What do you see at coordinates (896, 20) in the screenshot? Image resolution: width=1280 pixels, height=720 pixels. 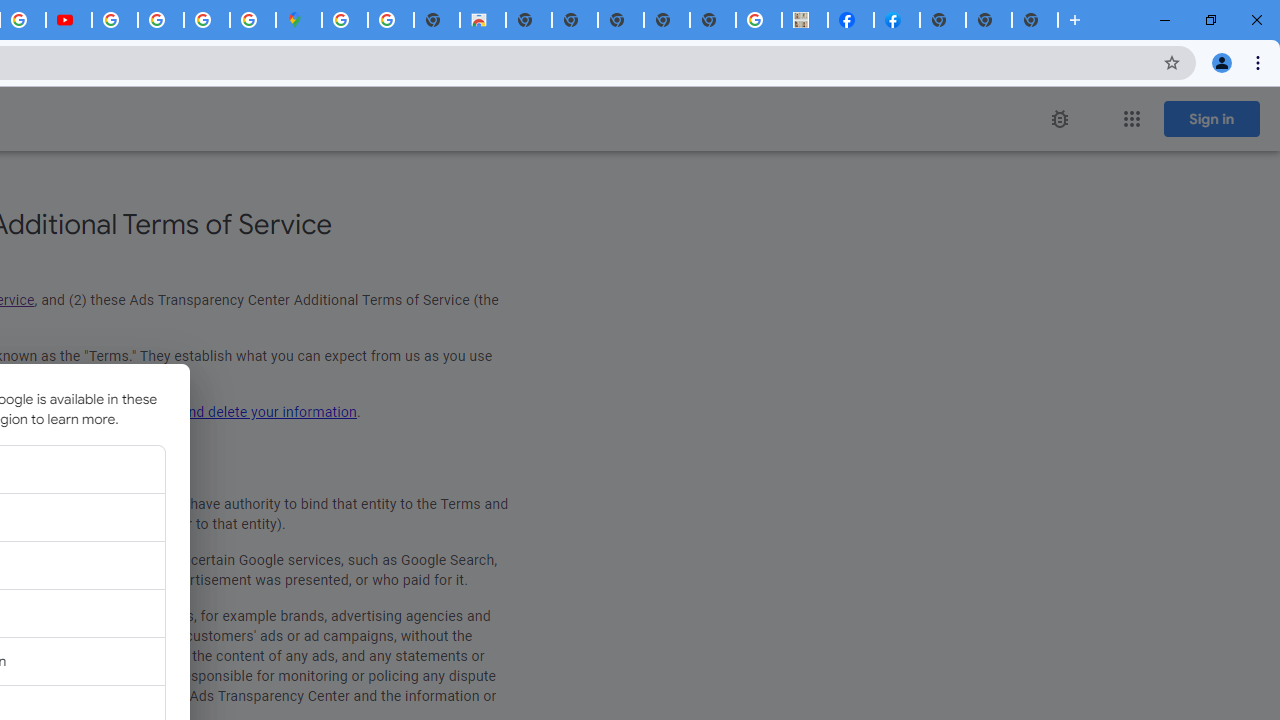 I see `'Sign Up for Facebook'` at bounding box center [896, 20].